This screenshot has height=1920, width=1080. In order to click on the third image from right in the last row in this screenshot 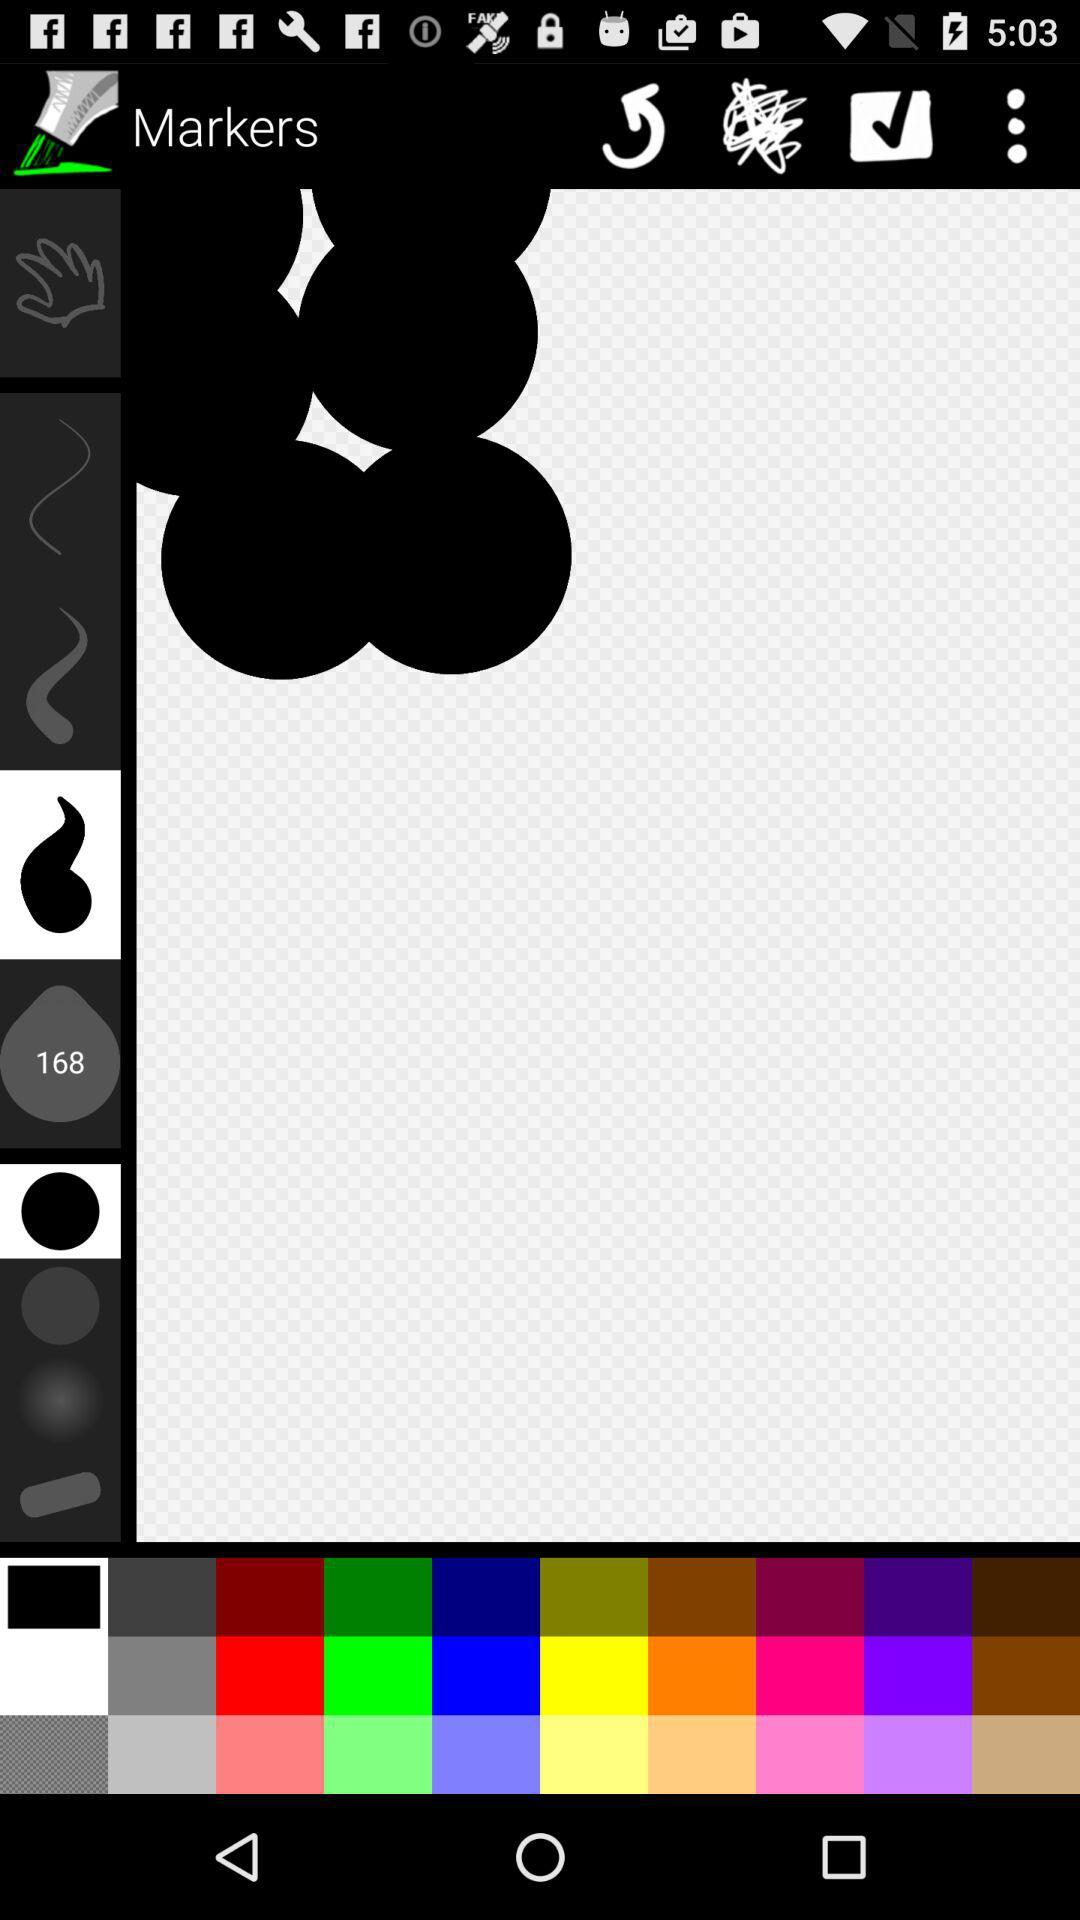, I will do `click(810, 1753)`.